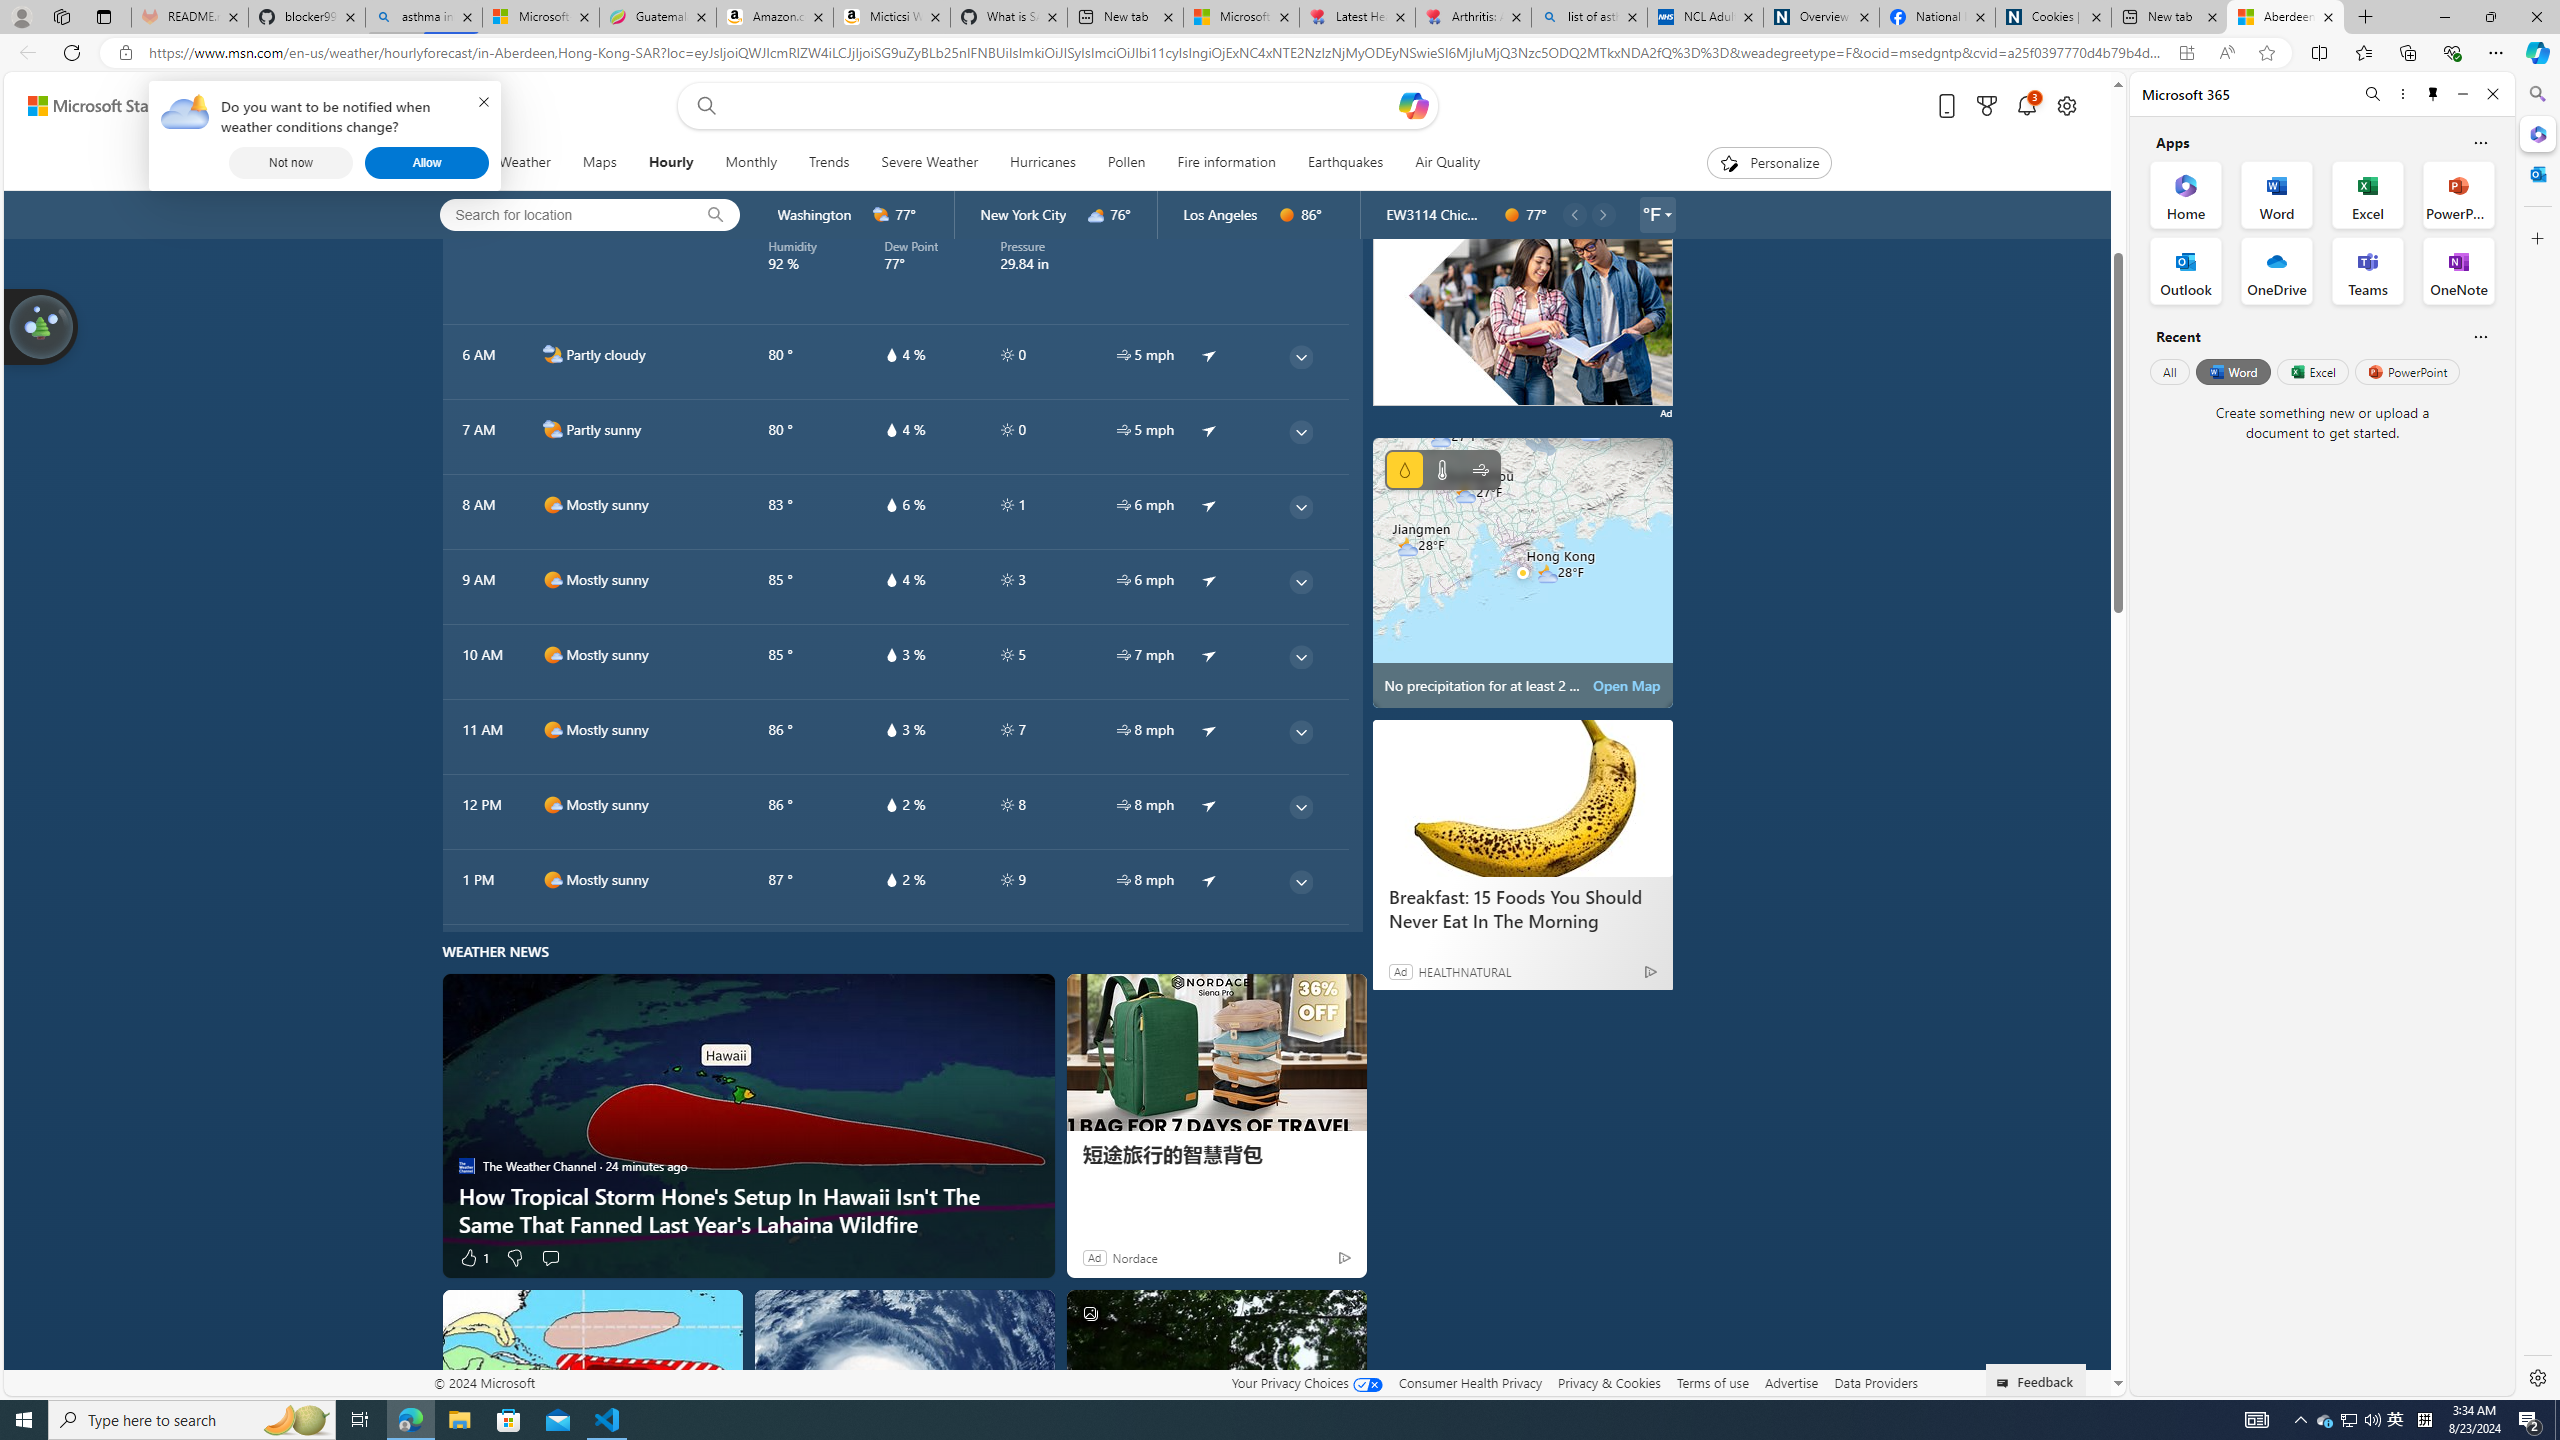 The height and width of the screenshot is (1440, 2560). I want to click on 'OneNote Office App', so click(2458, 271).